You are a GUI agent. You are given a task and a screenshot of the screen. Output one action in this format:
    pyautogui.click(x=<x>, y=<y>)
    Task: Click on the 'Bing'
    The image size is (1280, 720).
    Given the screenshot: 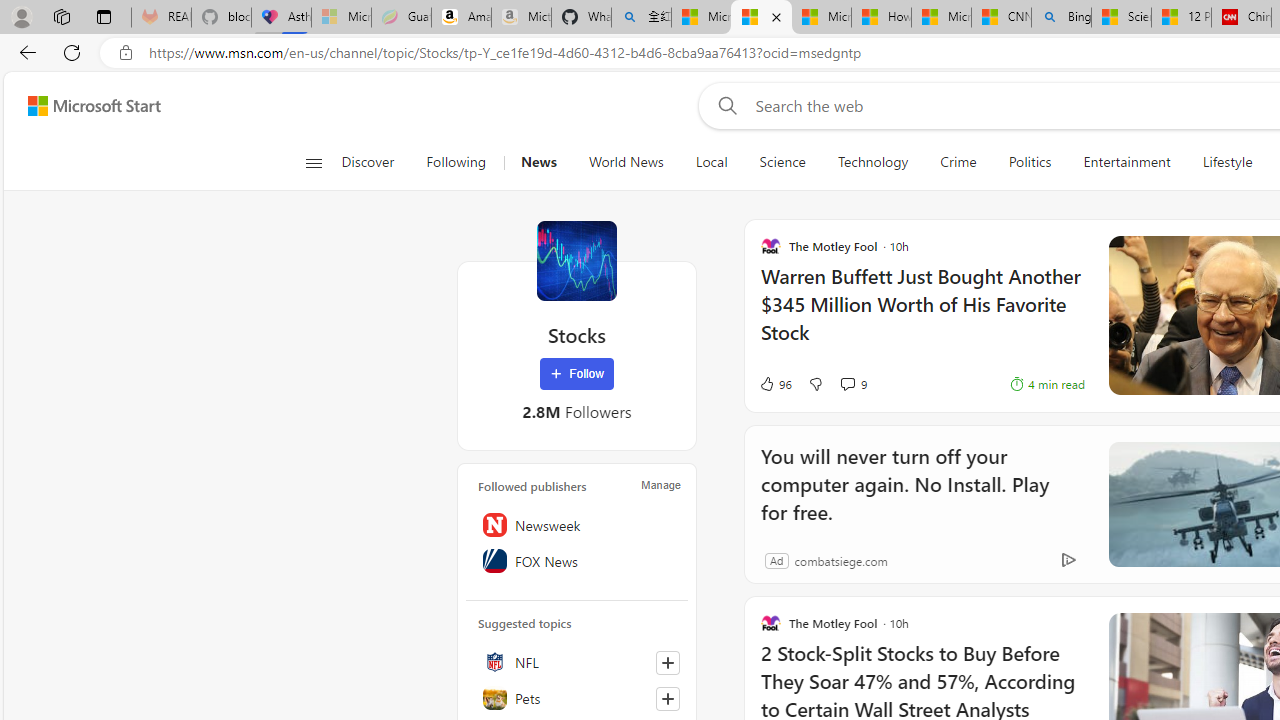 What is the action you would take?
    pyautogui.click(x=1060, y=17)
    